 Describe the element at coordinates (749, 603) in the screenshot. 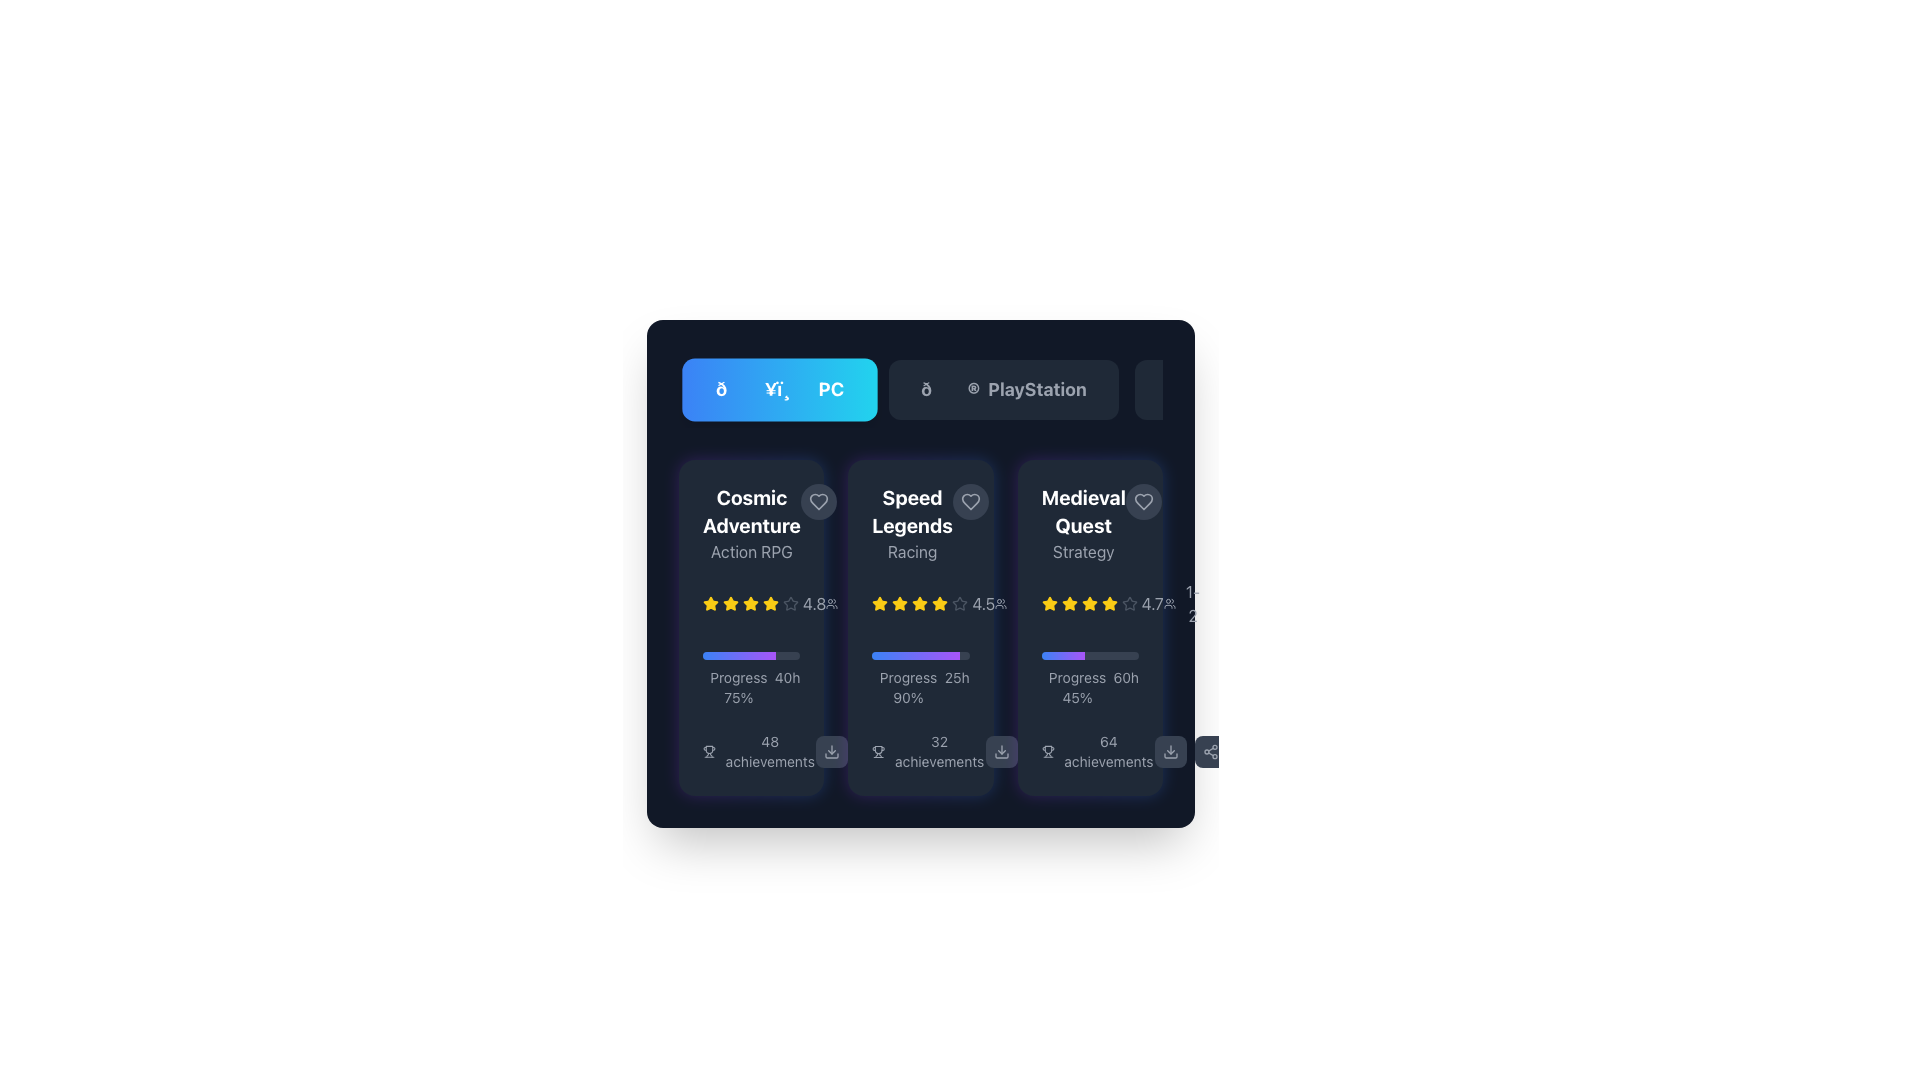

I see `the visual state of the fifth yellow star icon representing rating, located under the 'Cosmic Adventure' card in the first column of a grid layout` at that location.